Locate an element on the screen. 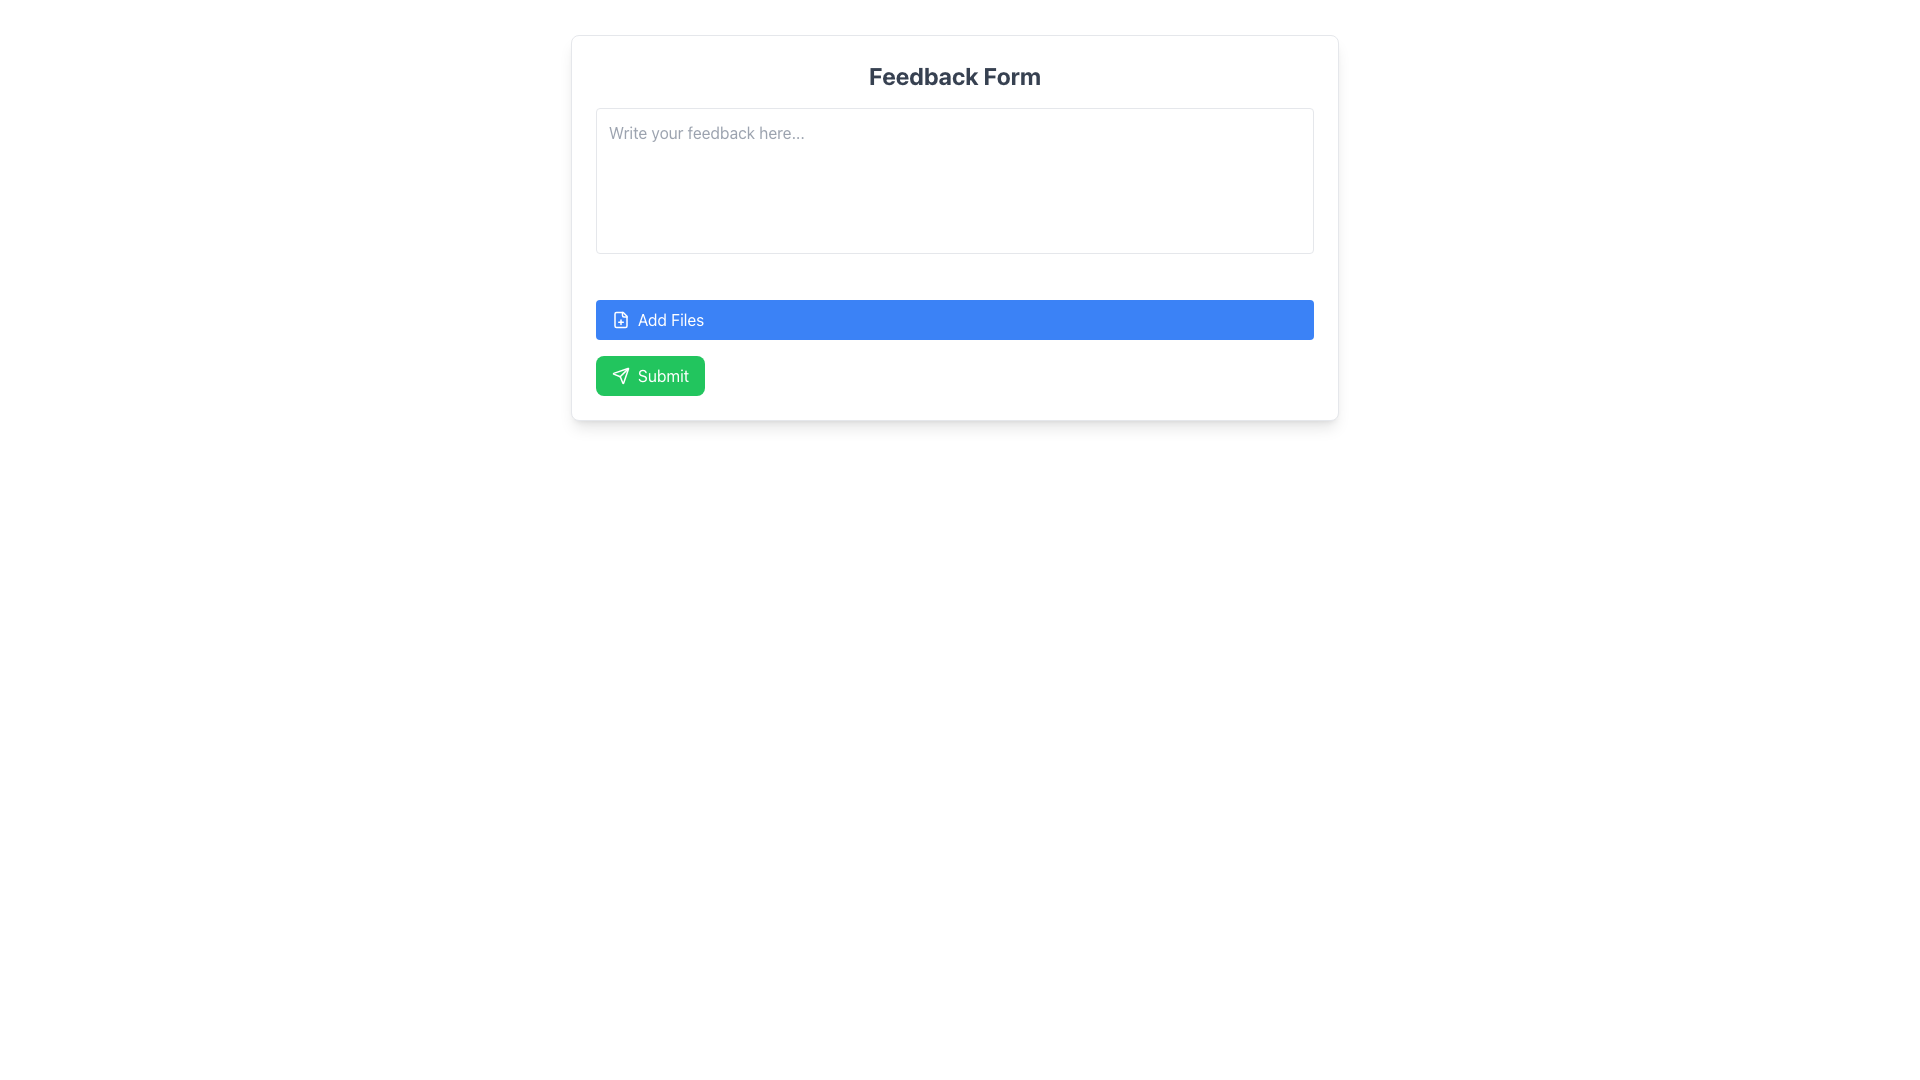 Image resolution: width=1920 pixels, height=1080 pixels. the feedback submission button located at the bottom of the 'Feedback Form' interface is located at coordinates (650, 375).